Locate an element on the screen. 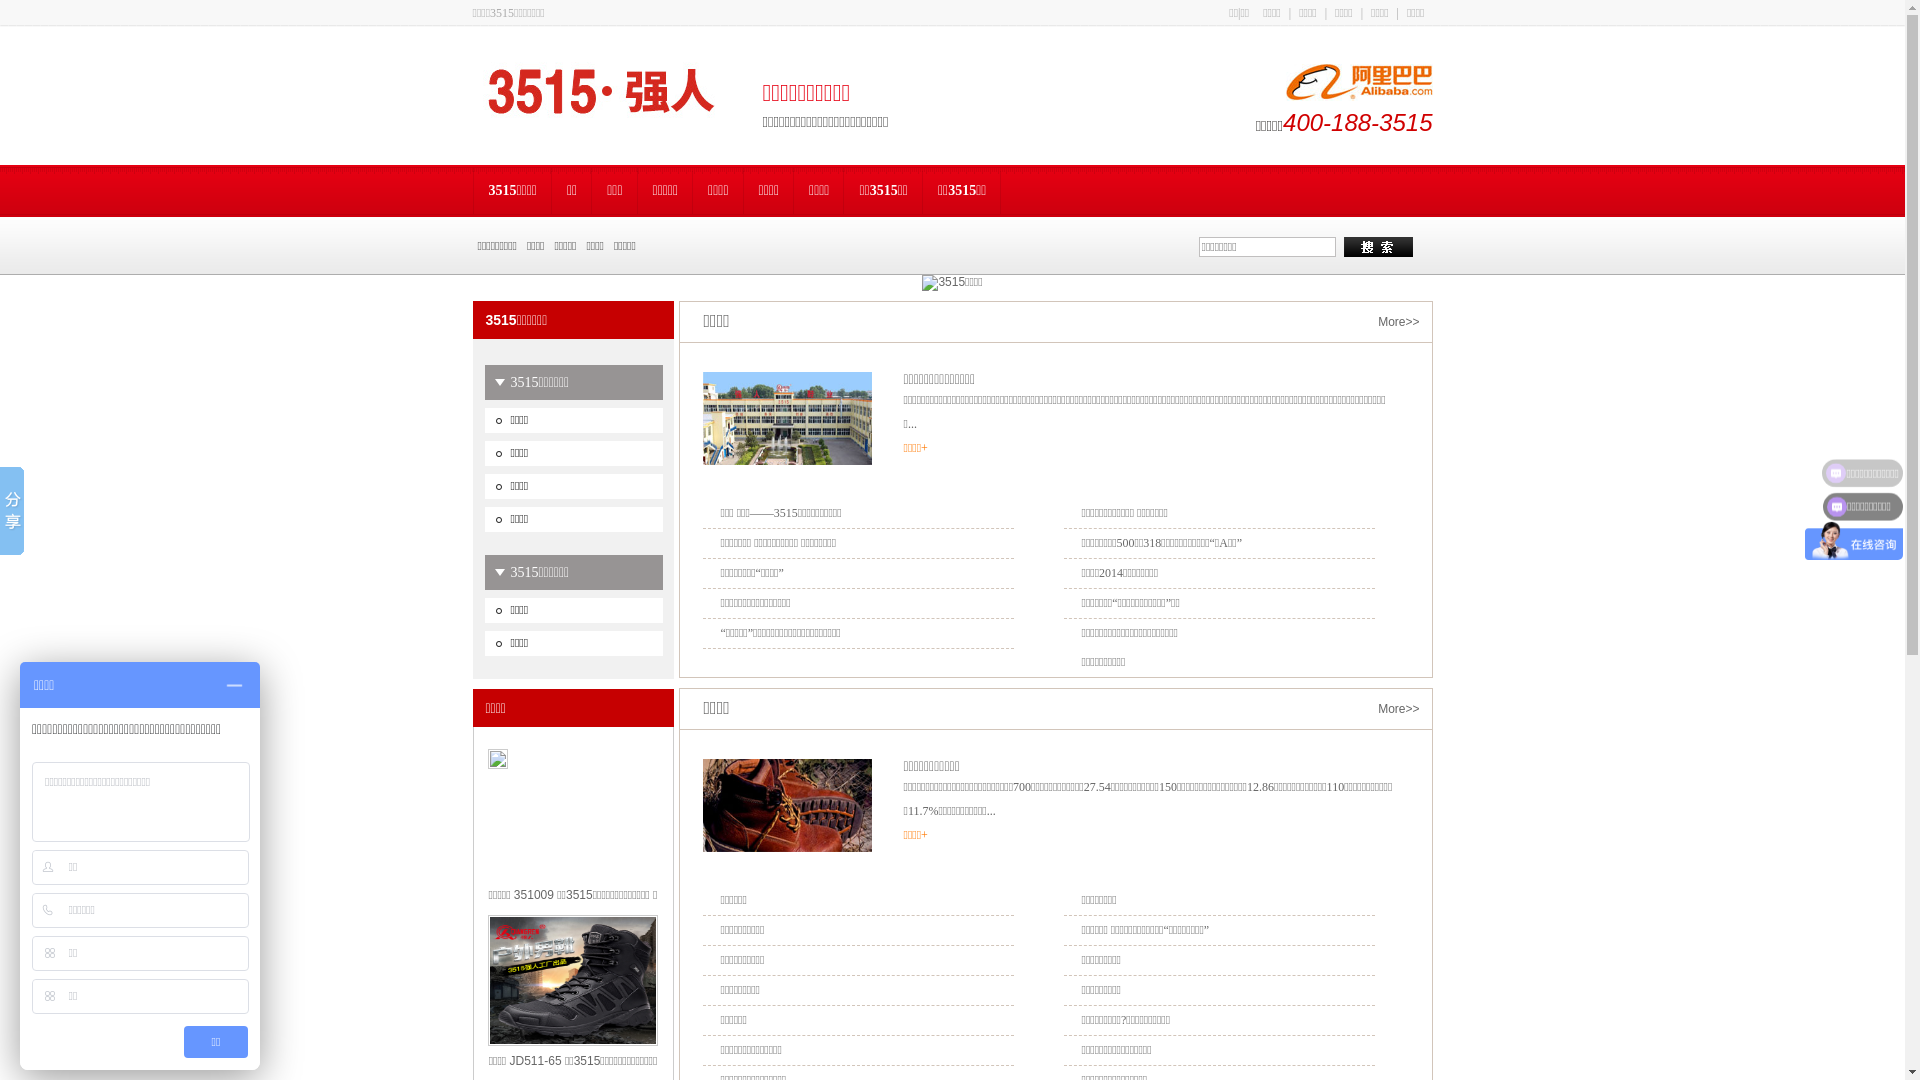  'More>>' is located at coordinates (1397, 320).